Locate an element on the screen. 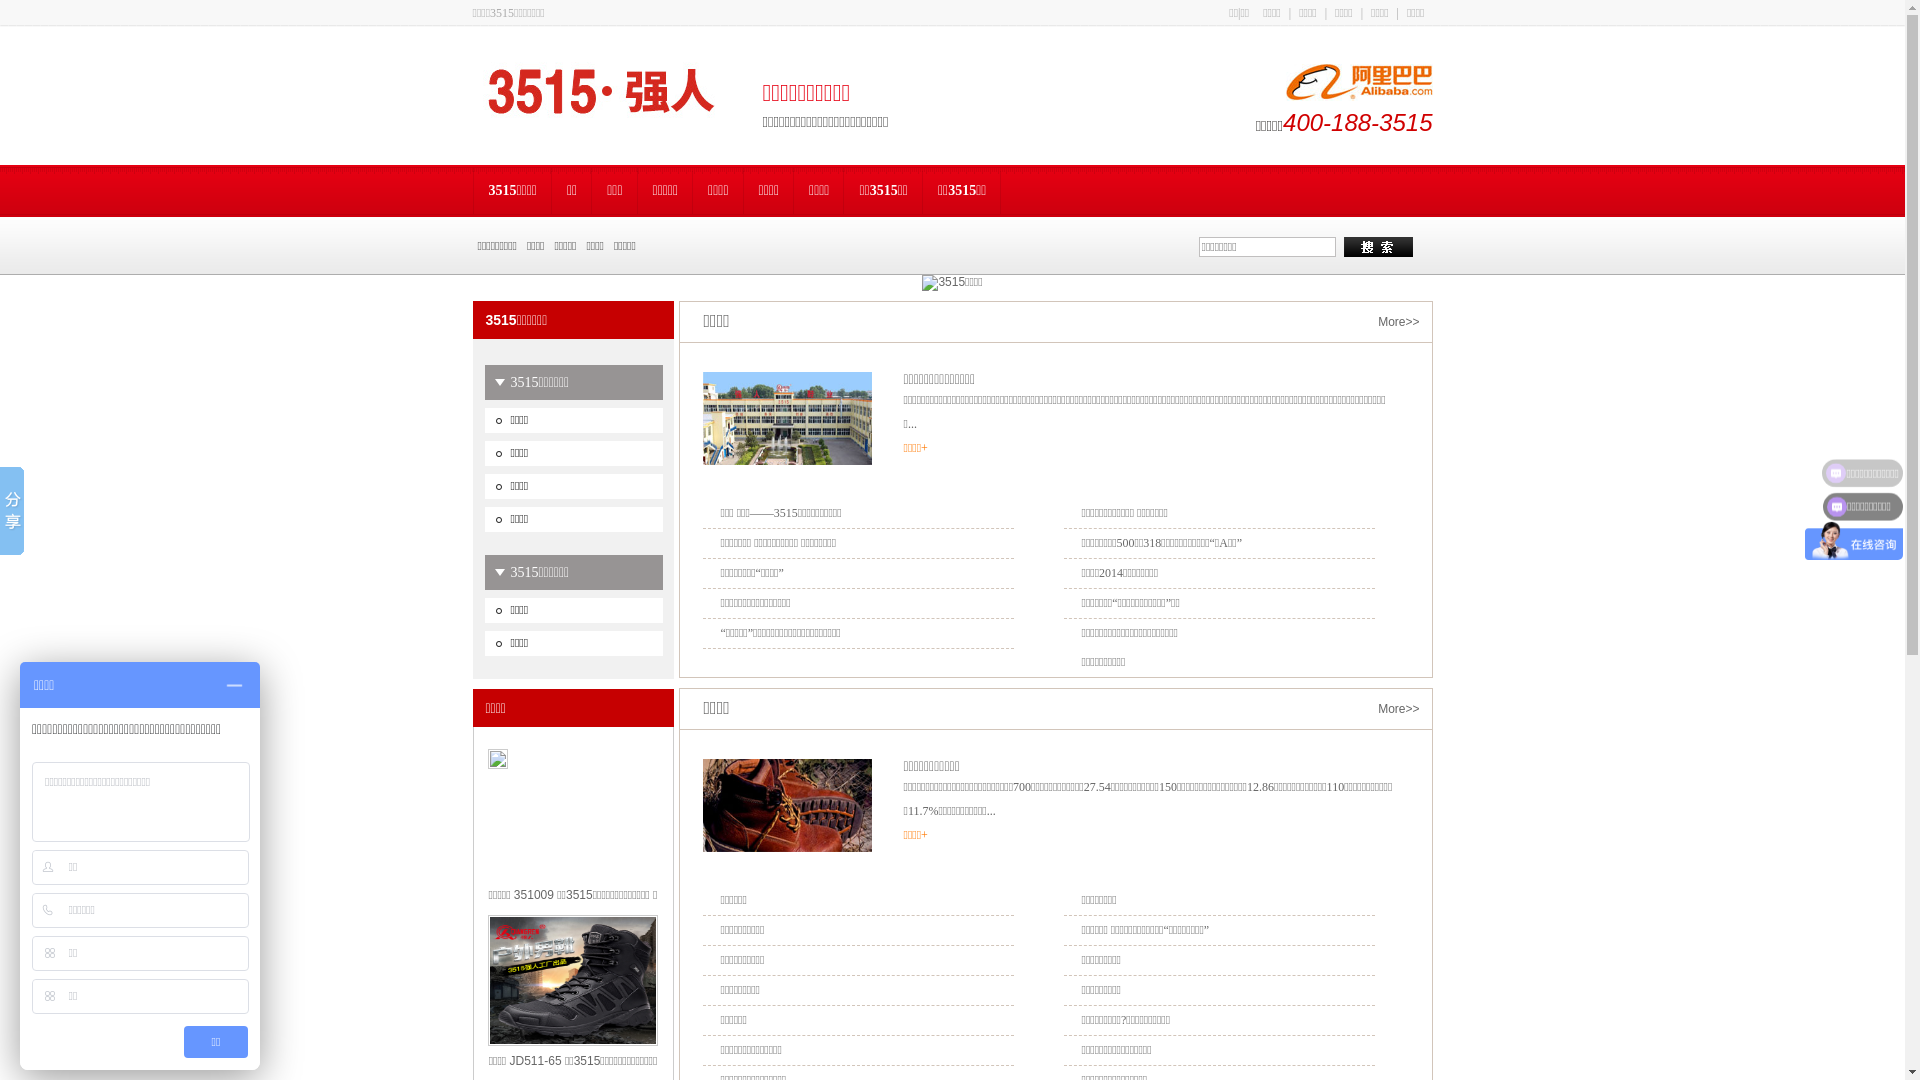  'More>>' is located at coordinates (1397, 320).